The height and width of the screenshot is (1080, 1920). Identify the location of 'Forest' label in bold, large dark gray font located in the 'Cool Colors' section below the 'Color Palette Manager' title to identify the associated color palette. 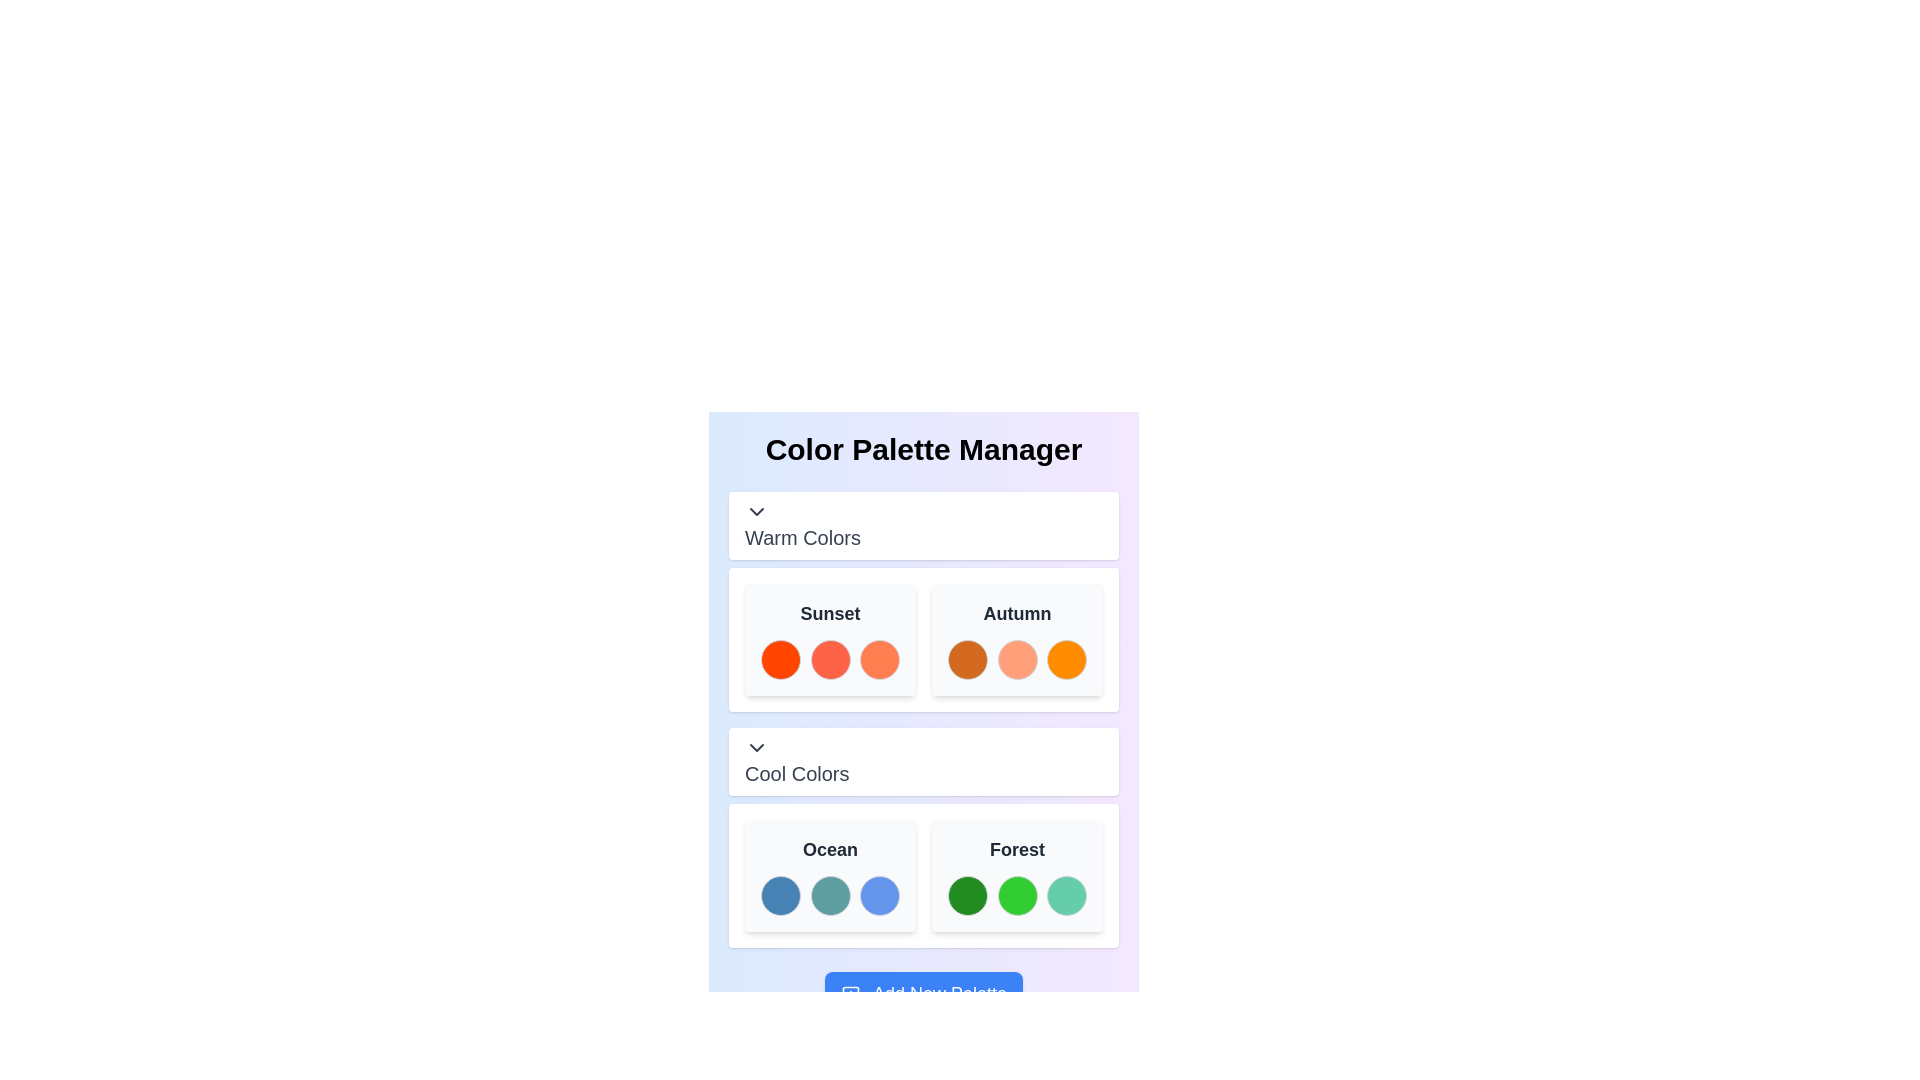
(1017, 849).